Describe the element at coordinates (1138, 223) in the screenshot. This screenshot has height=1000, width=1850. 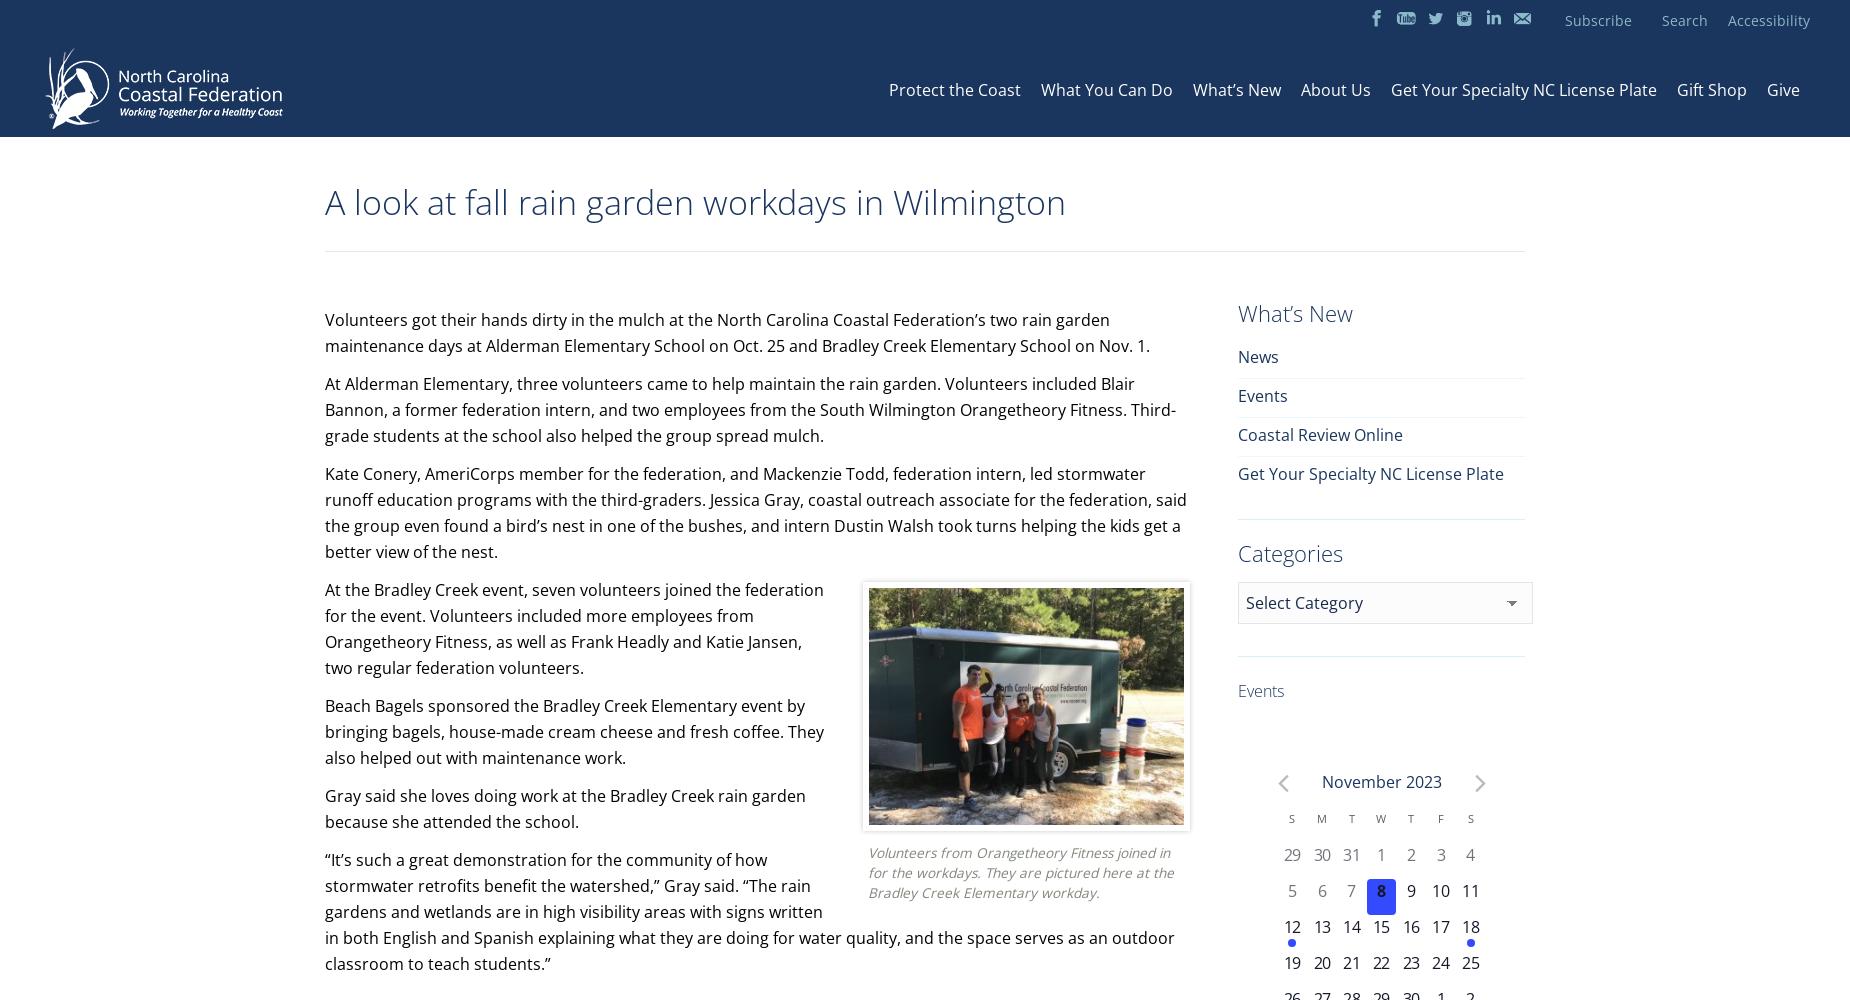
I see `'Effective Coastal Management'` at that location.